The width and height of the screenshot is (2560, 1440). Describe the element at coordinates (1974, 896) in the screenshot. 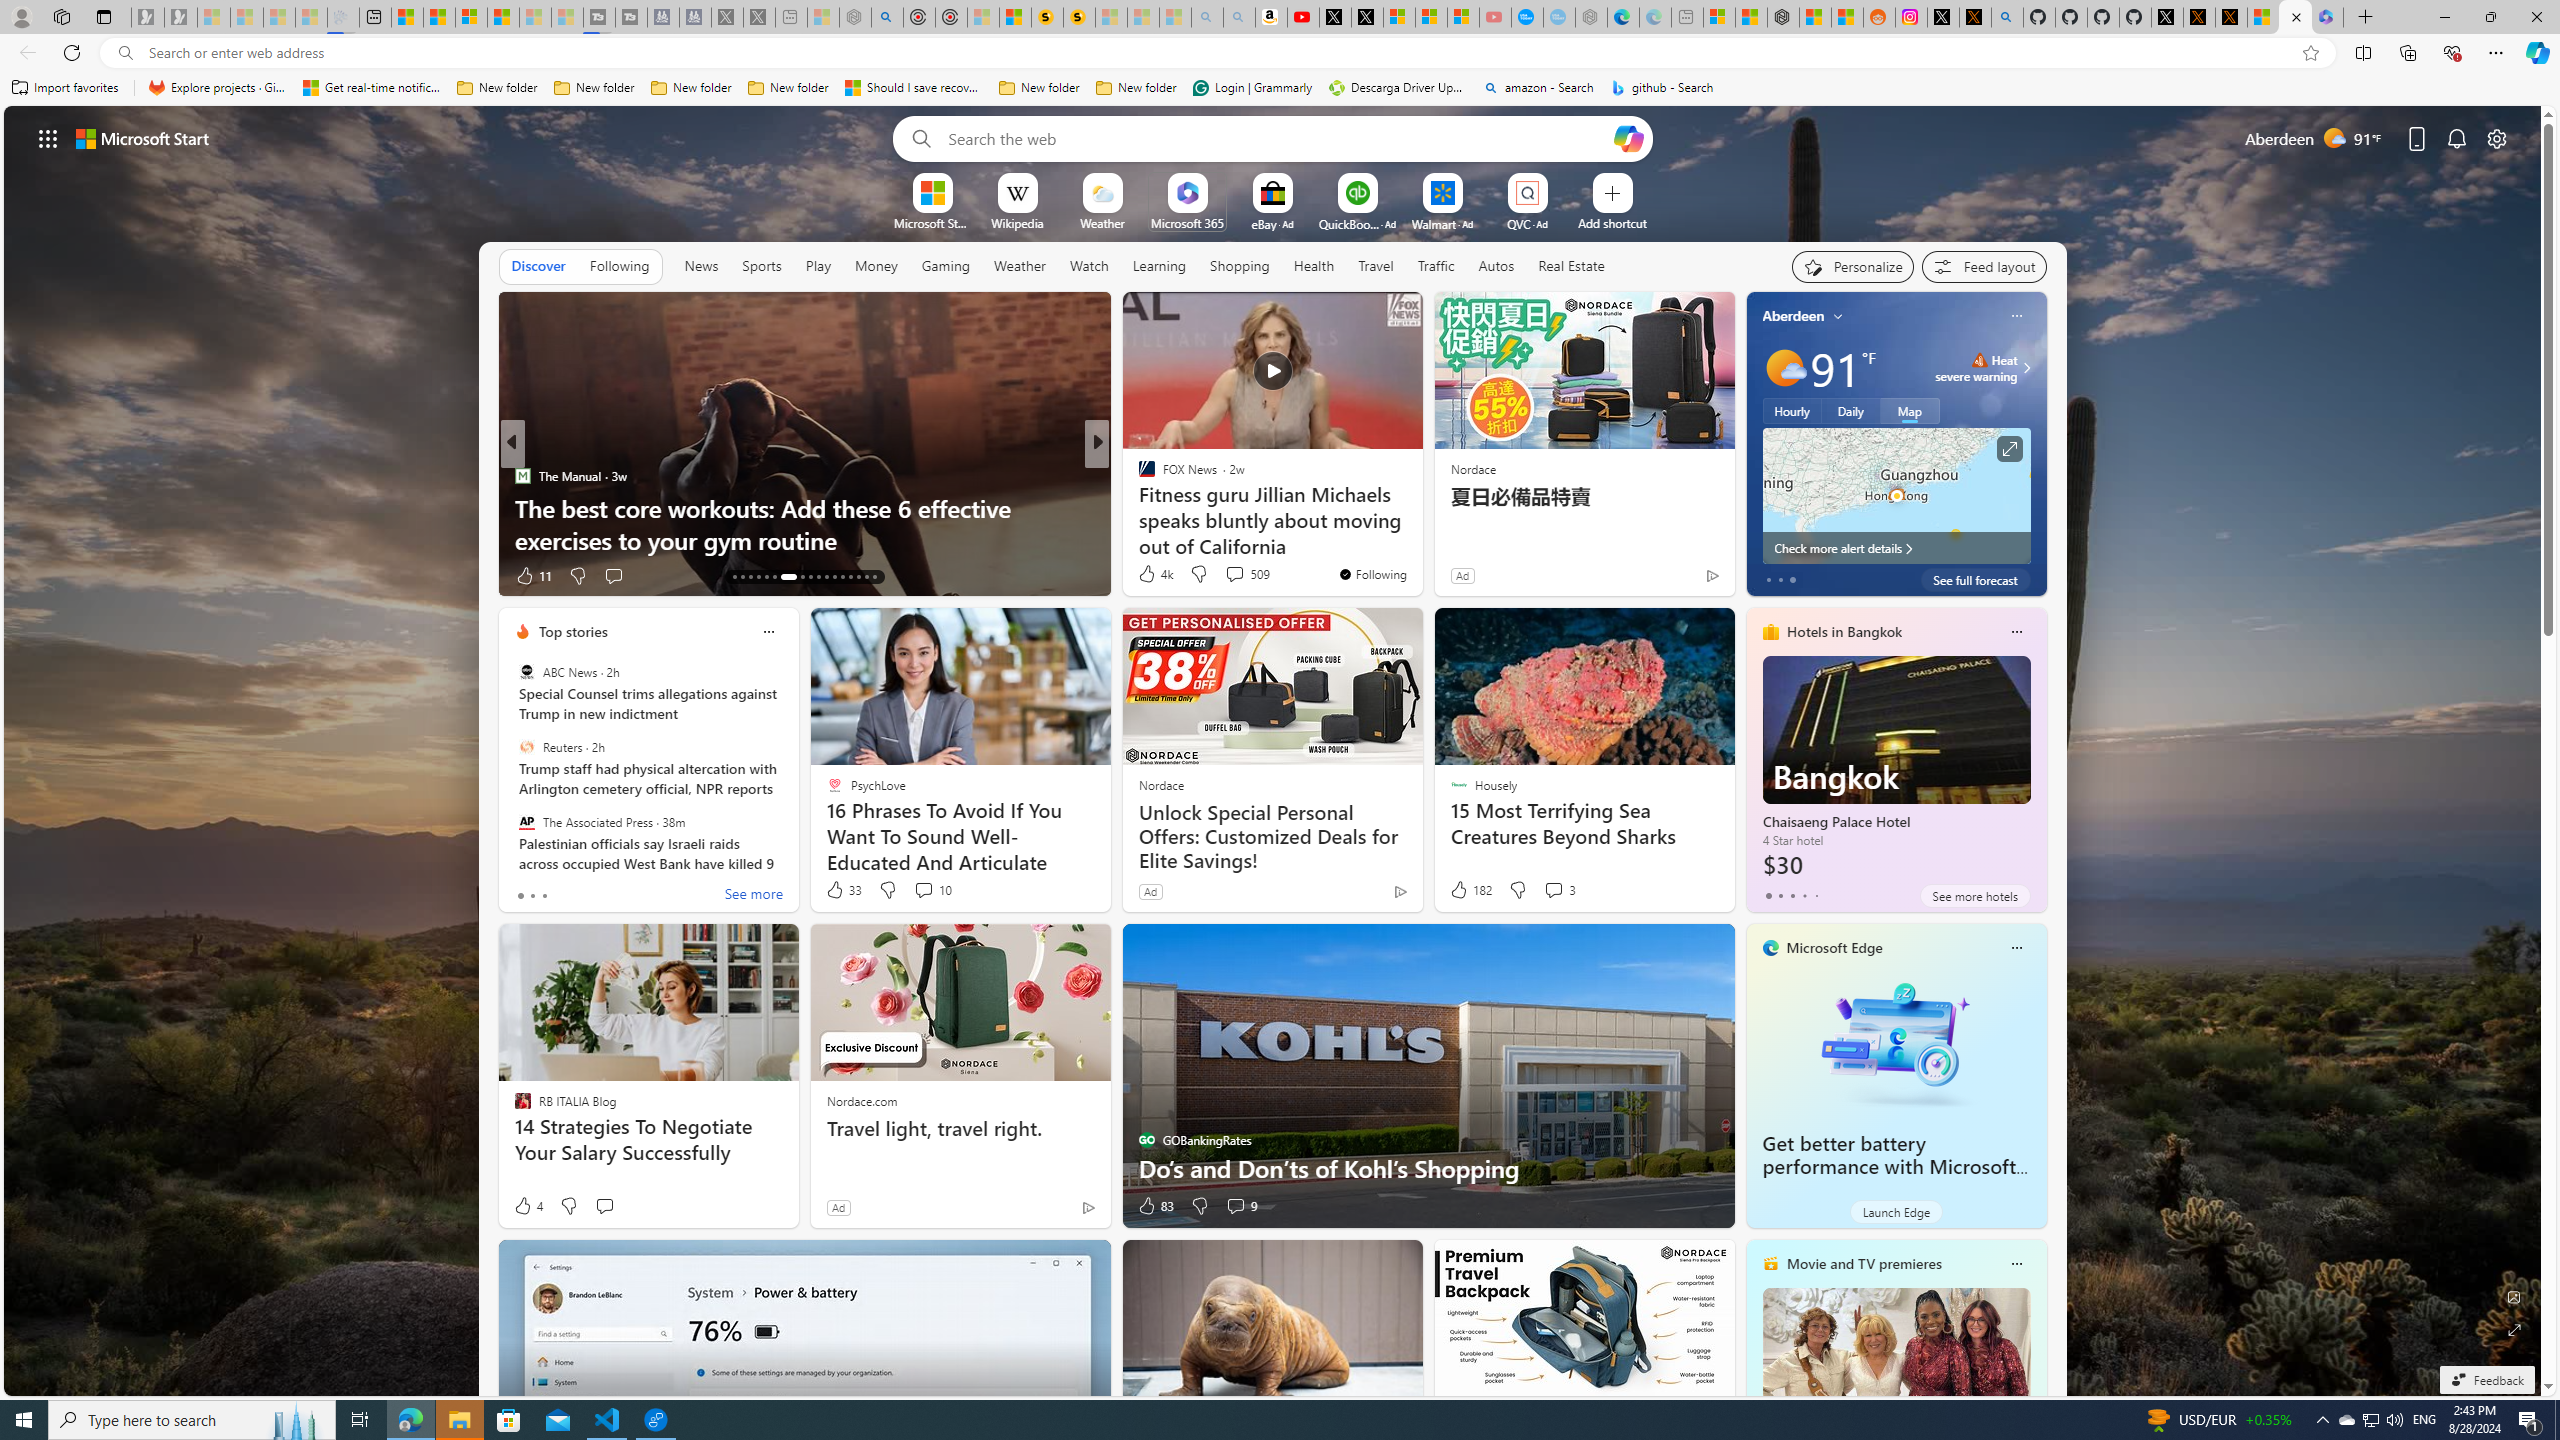

I see `'See more hotels'` at that location.